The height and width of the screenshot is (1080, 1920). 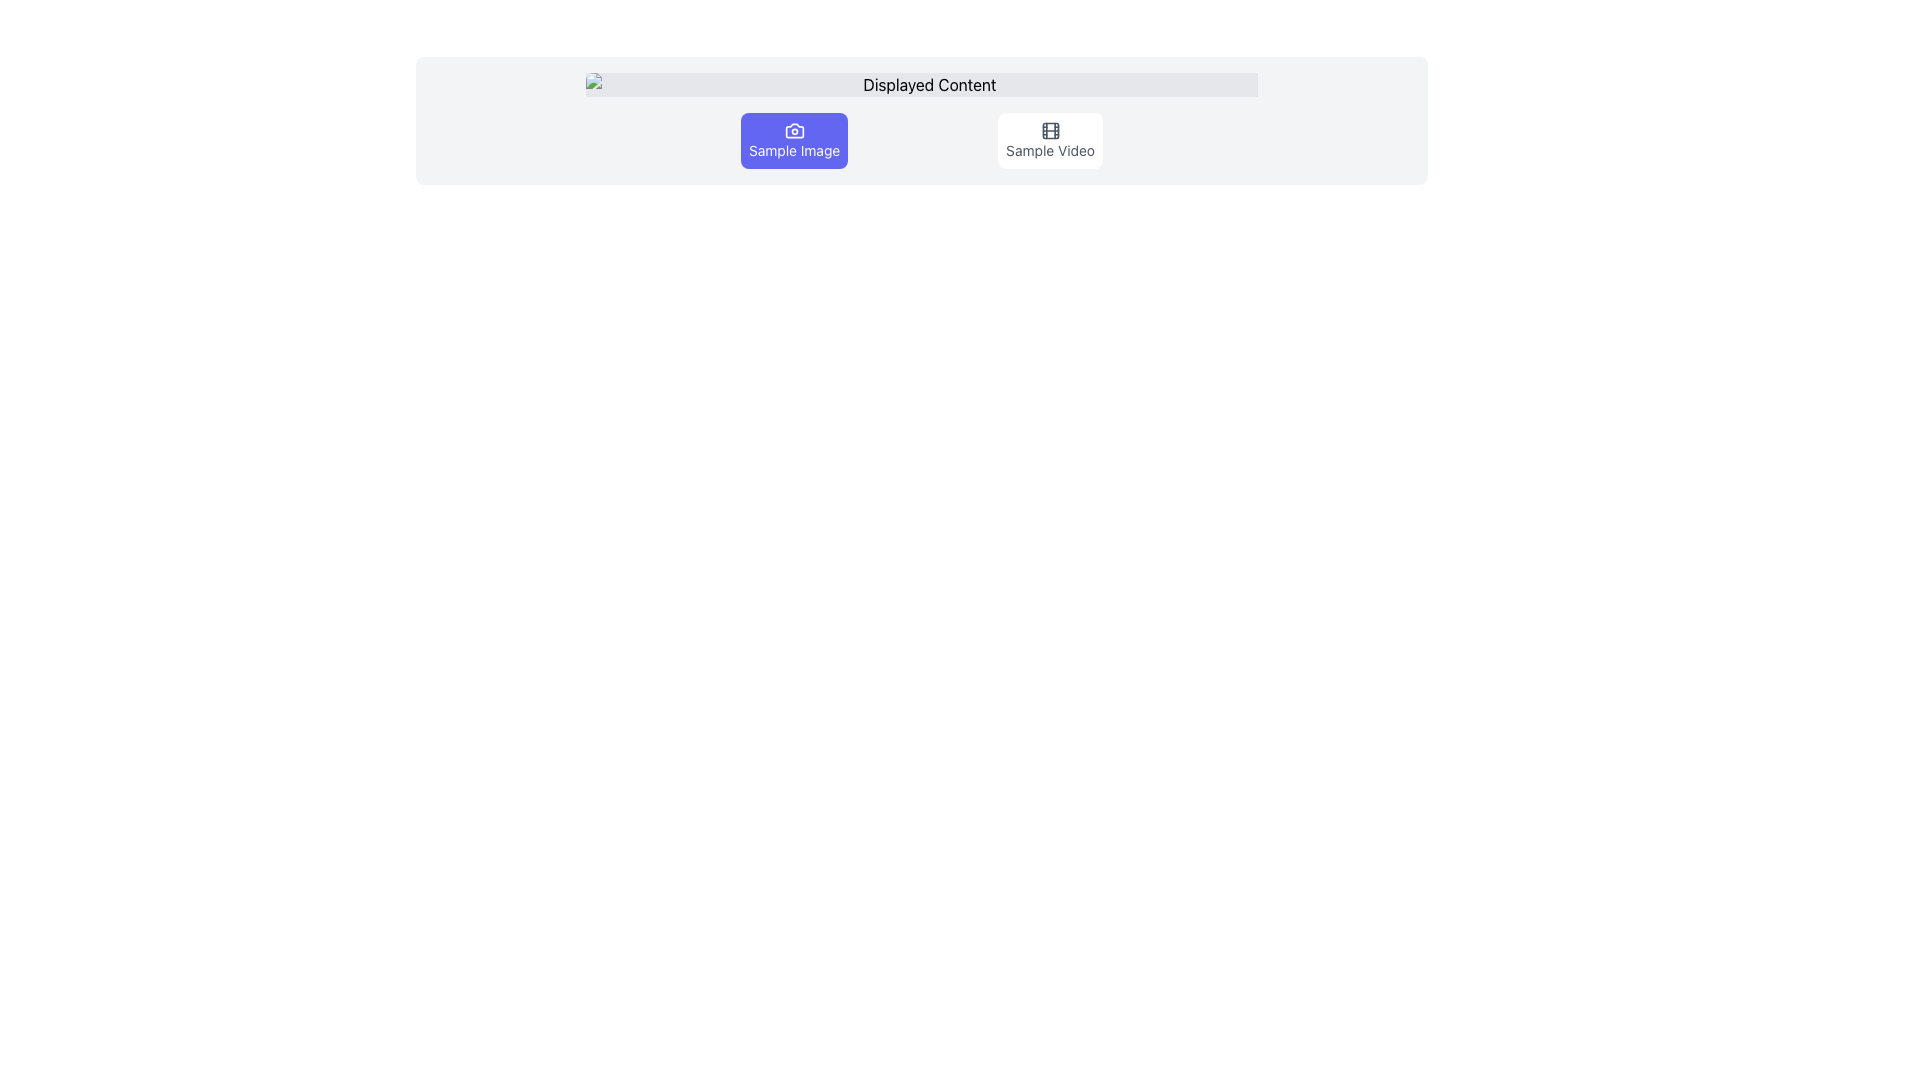 I want to click on the second button located to the right of the 'Sample Image' button under 'Displayed Content' to activate hover effects, so click(x=1049, y=140).